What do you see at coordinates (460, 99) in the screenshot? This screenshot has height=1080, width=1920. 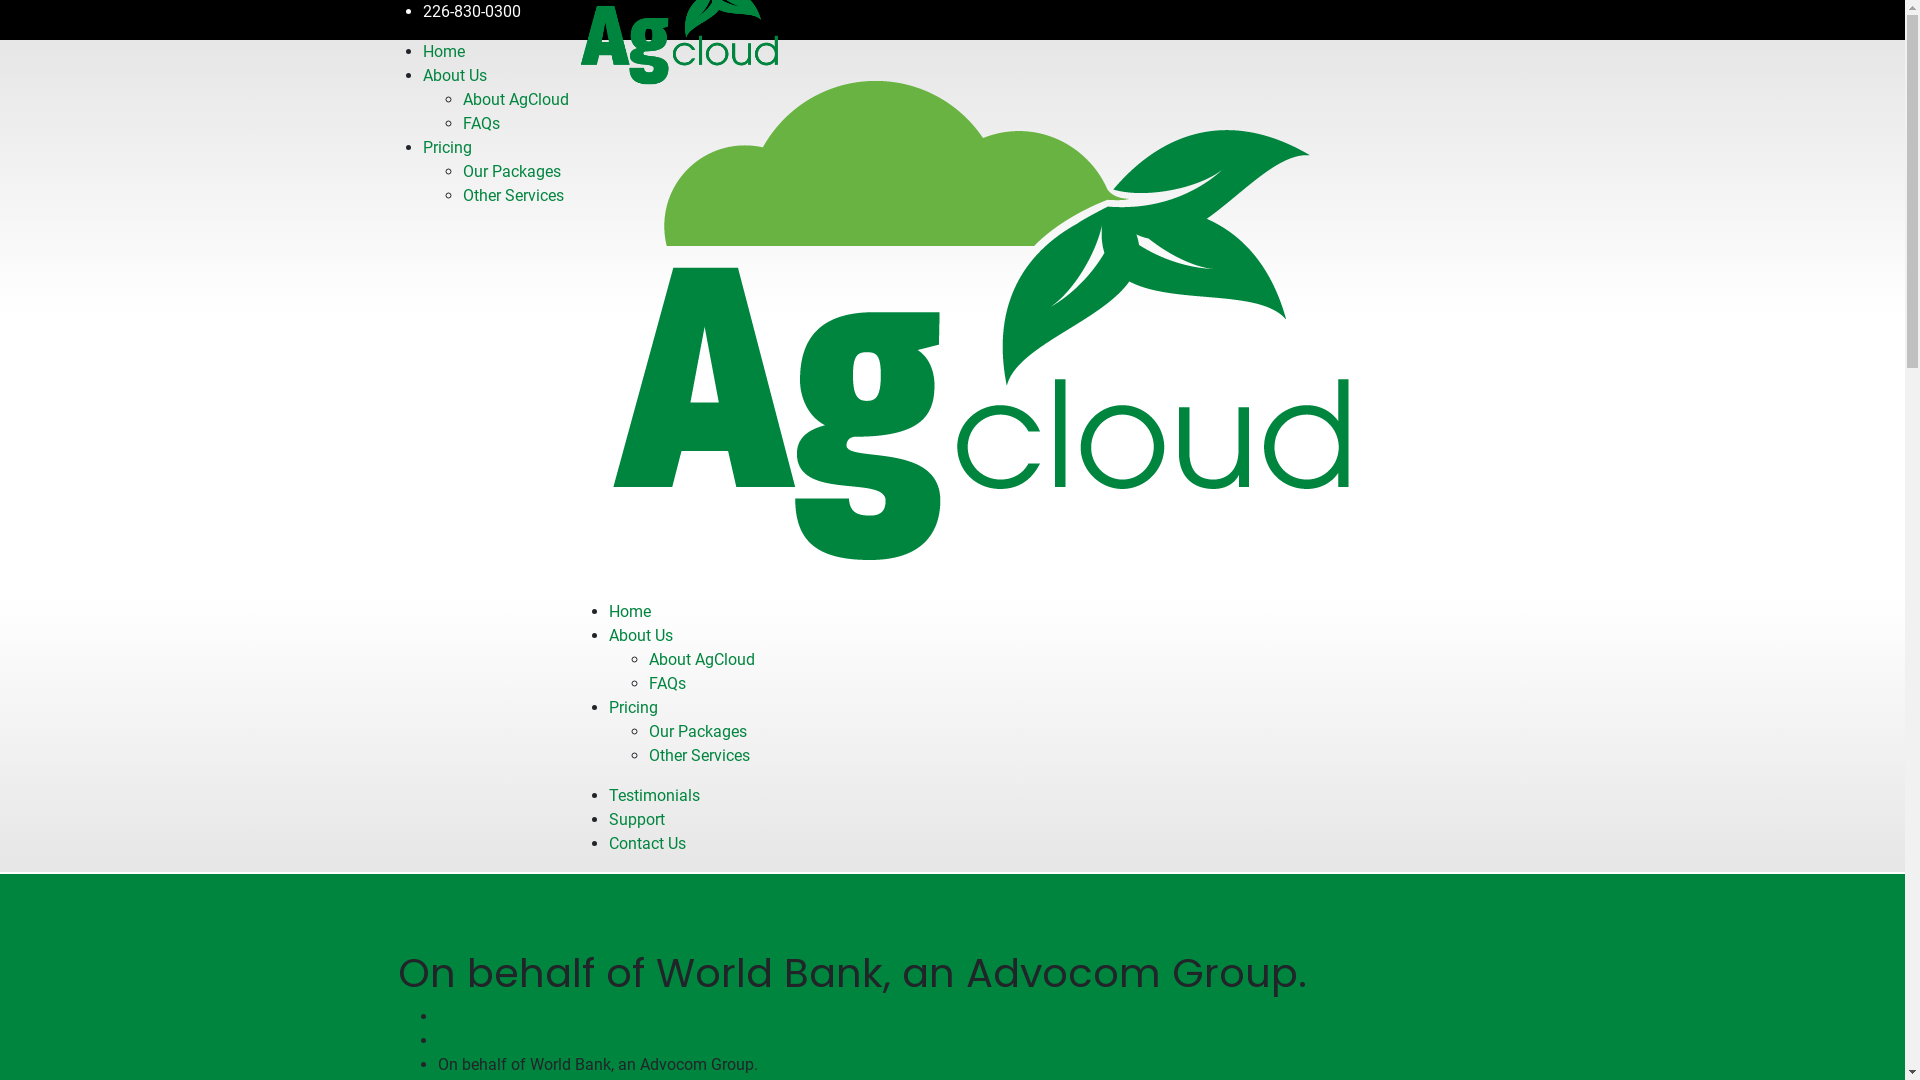 I see `'About AgCloud'` at bounding box center [460, 99].